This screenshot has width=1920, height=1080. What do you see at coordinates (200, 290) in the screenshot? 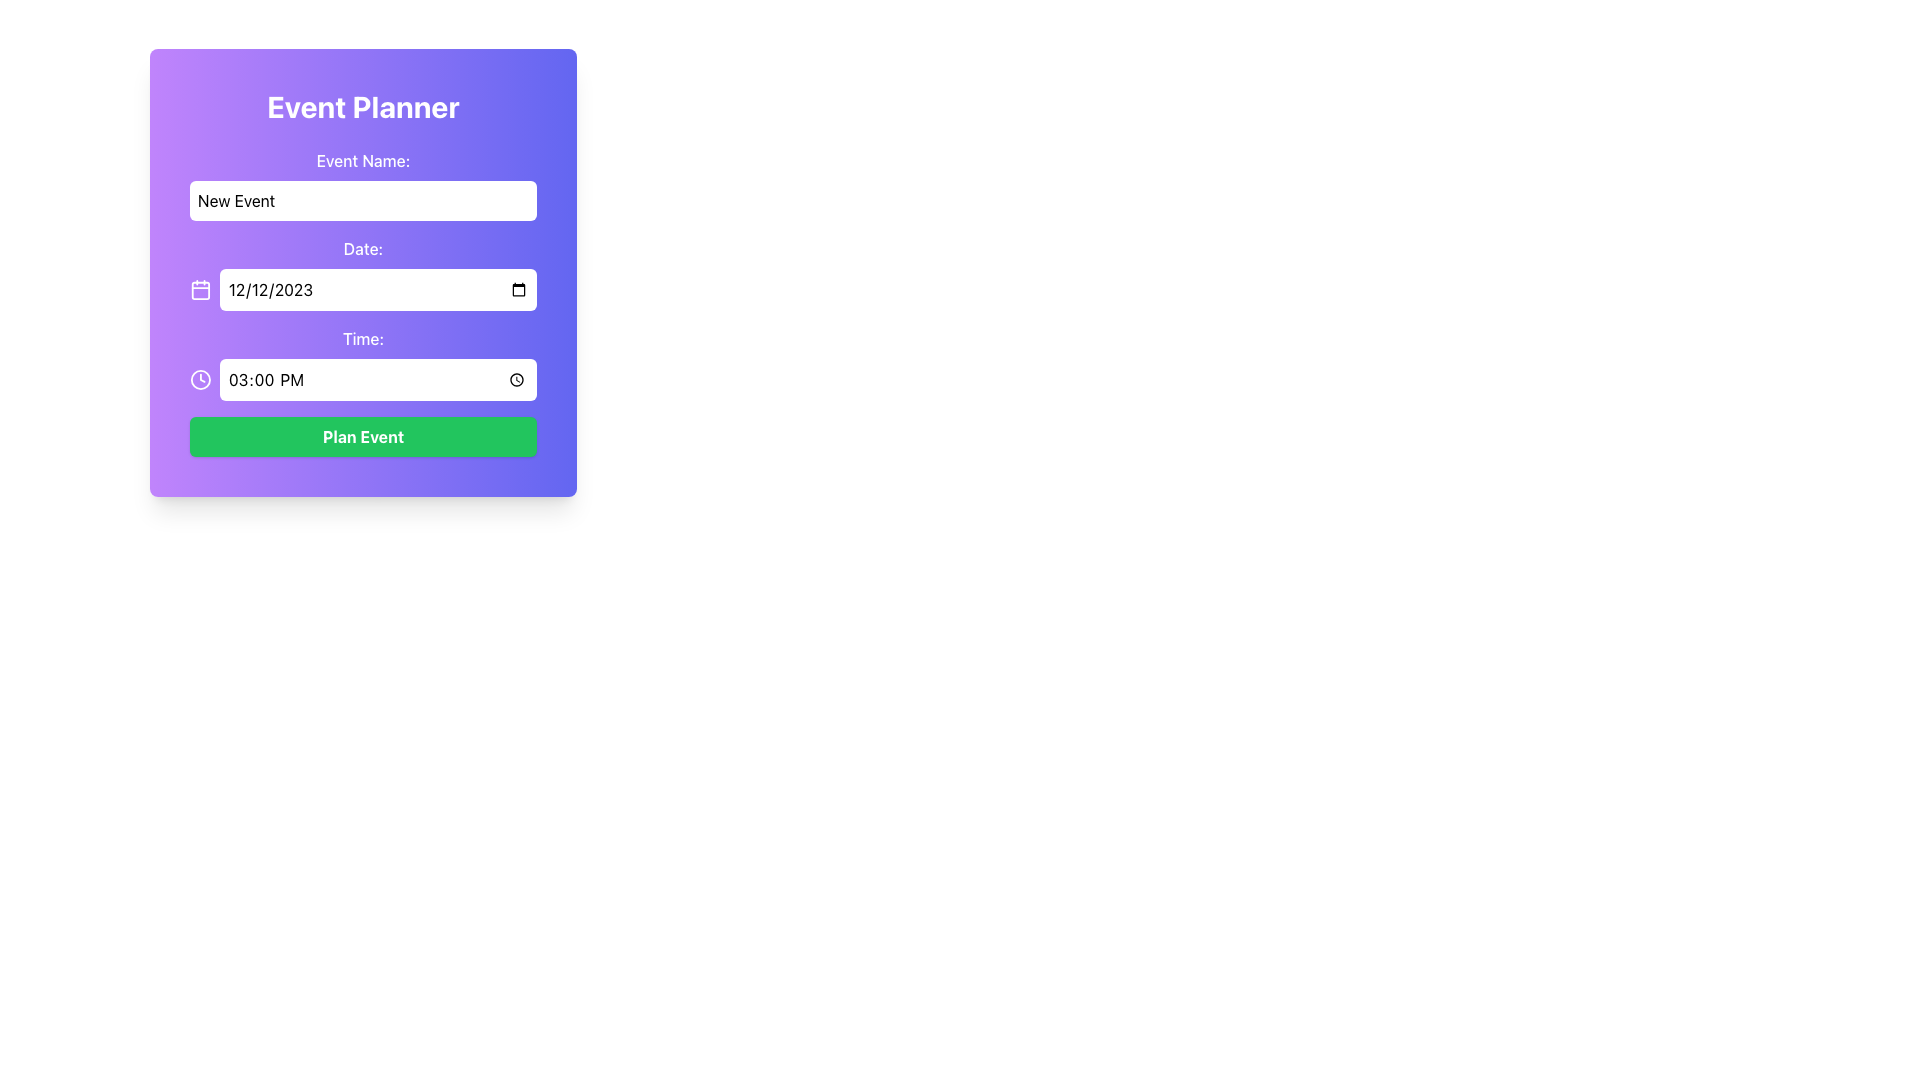
I see `the rounded rectangle area with a purple background located within the calendar icon, positioned to the leftmost side of the 'Date' input label` at bounding box center [200, 290].